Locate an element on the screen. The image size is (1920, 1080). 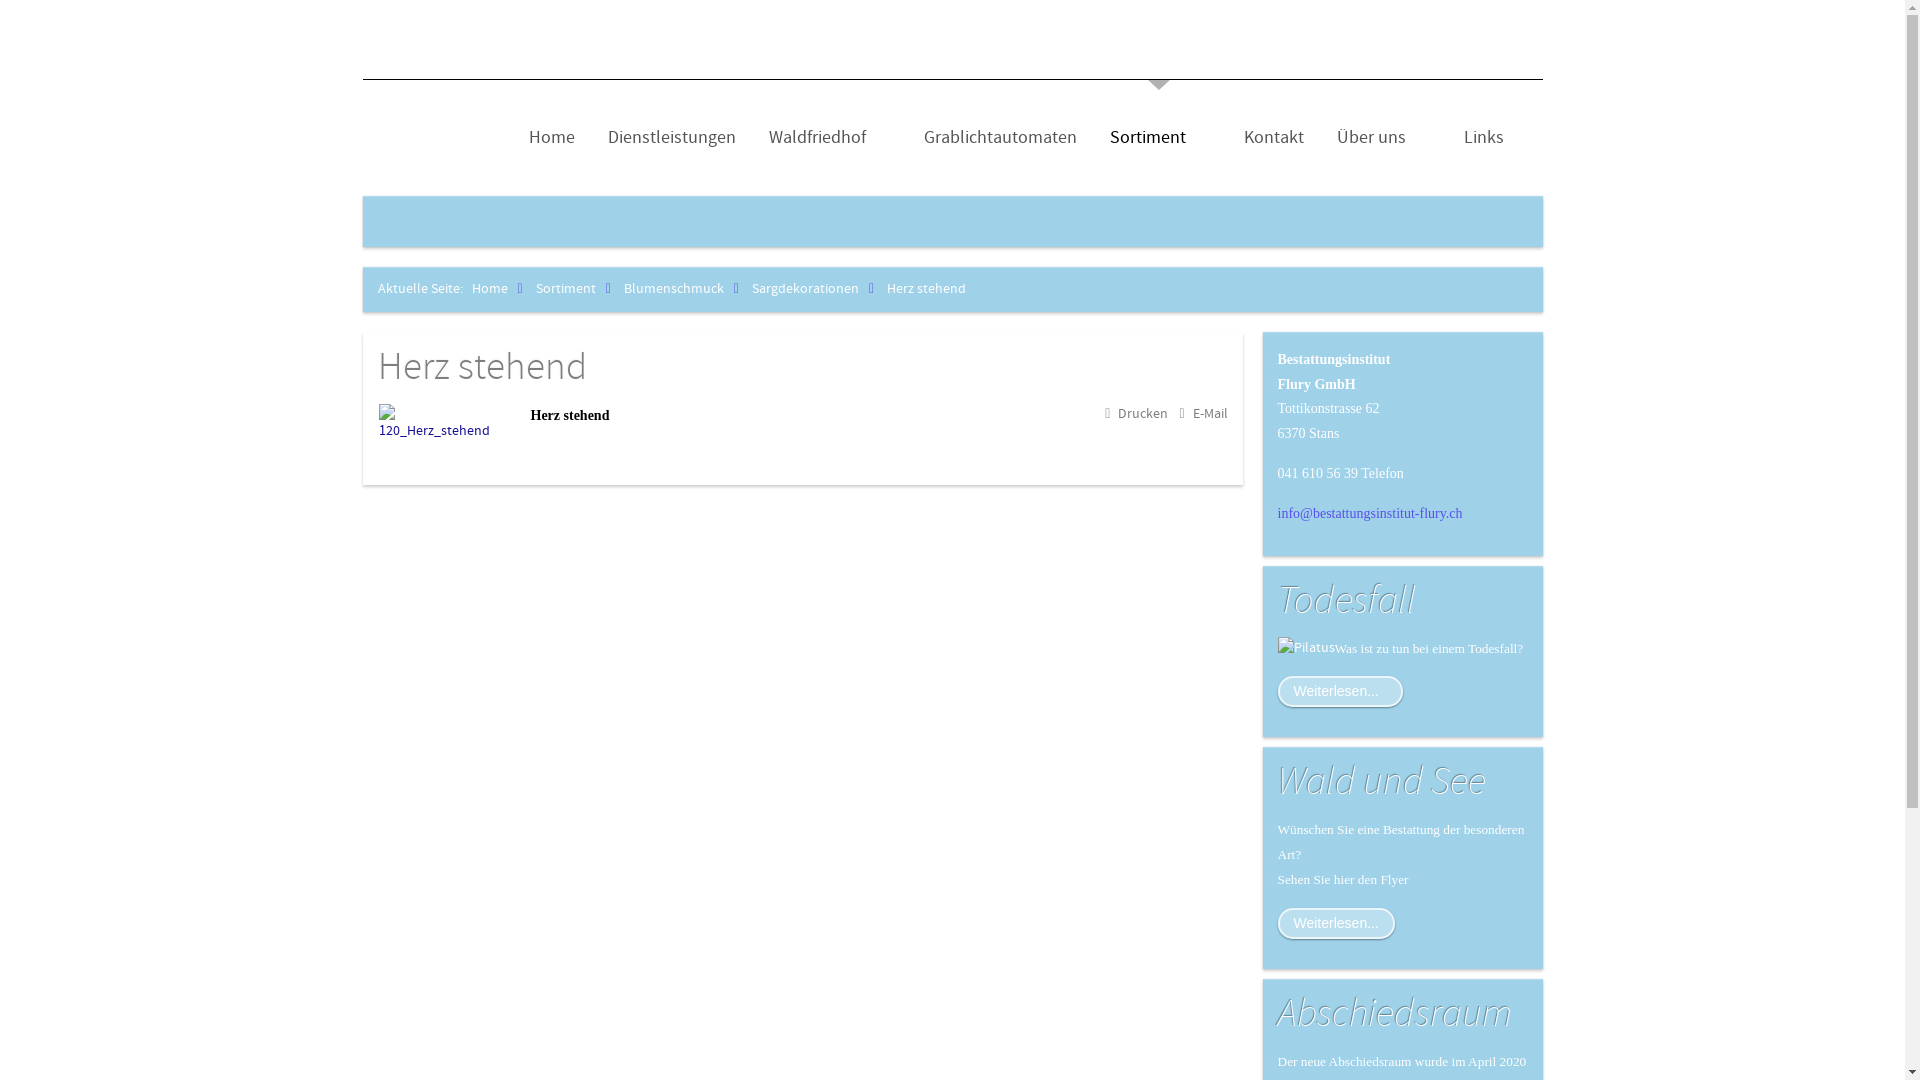
'Blumenschmuck' is located at coordinates (686, 289).